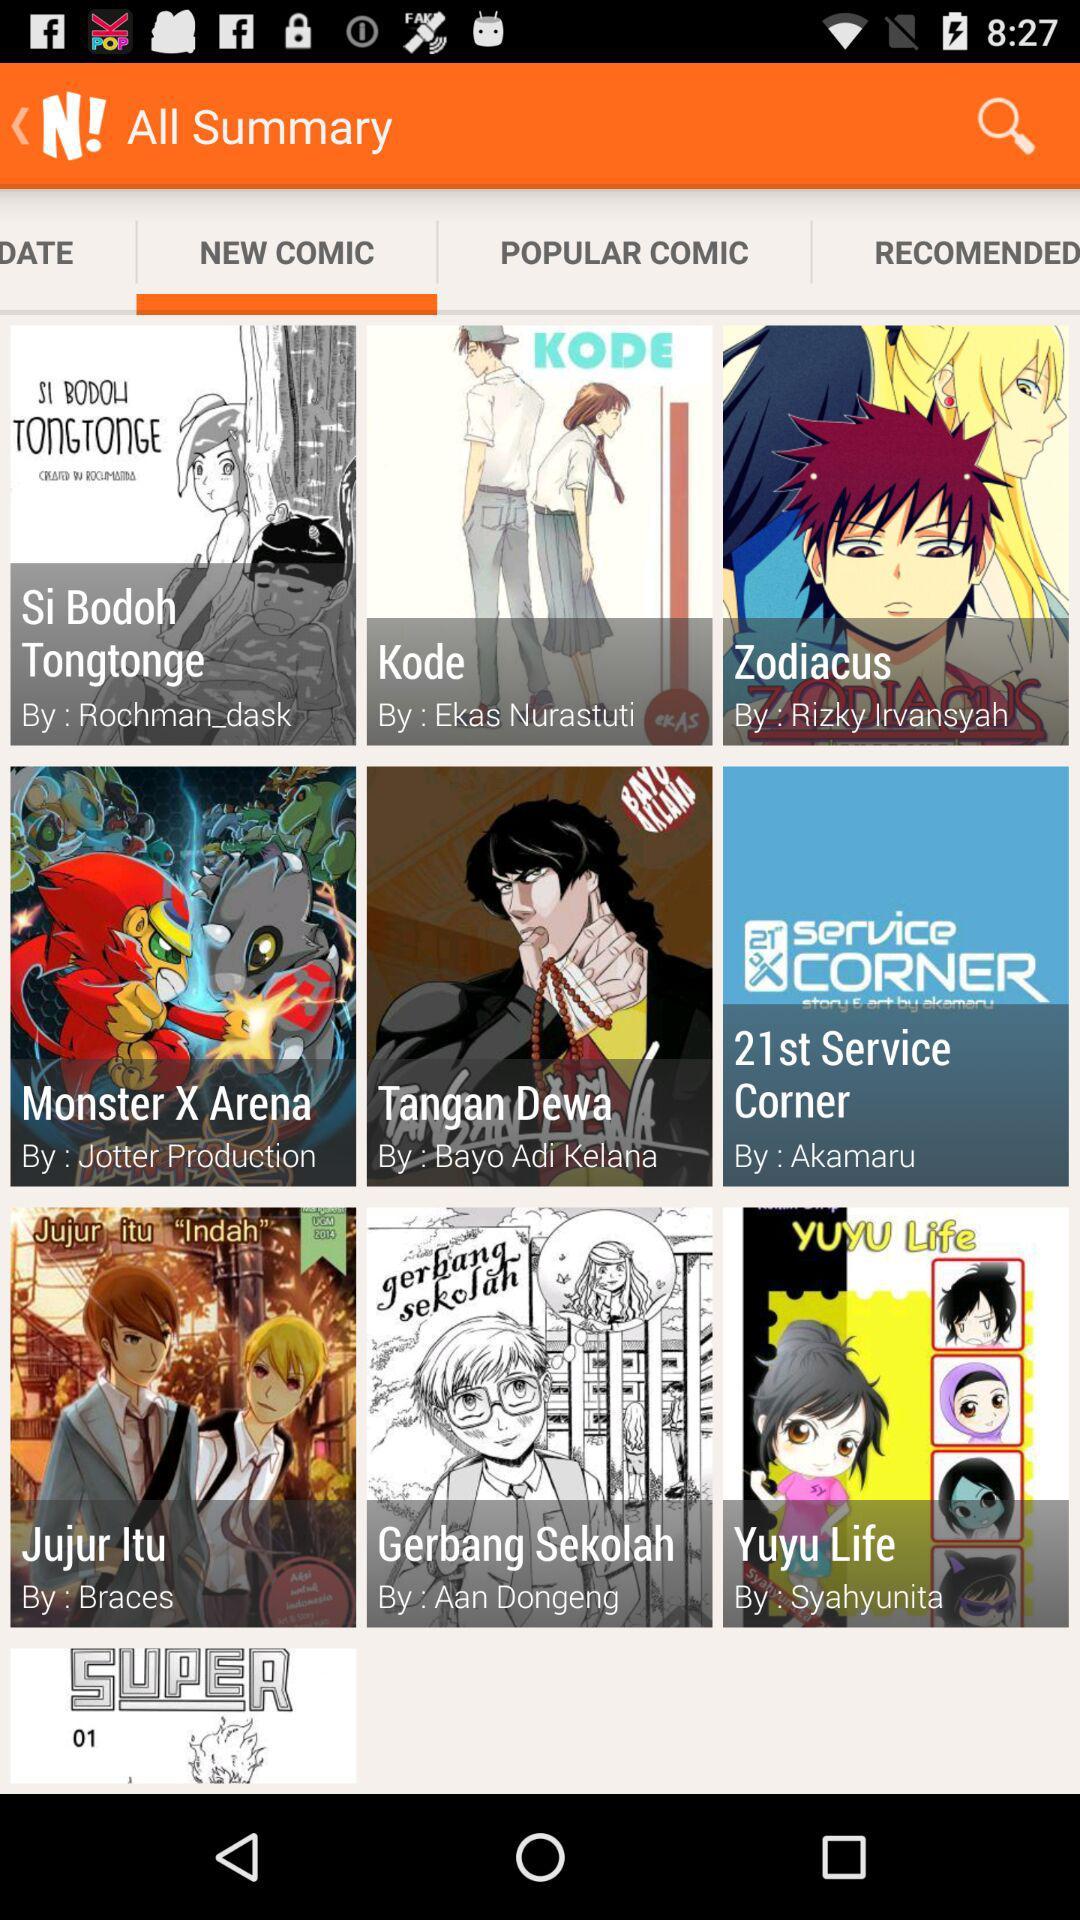 The image size is (1080, 1920). What do you see at coordinates (286, 251) in the screenshot?
I see `the item next to popular comic` at bounding box center [286, 251].